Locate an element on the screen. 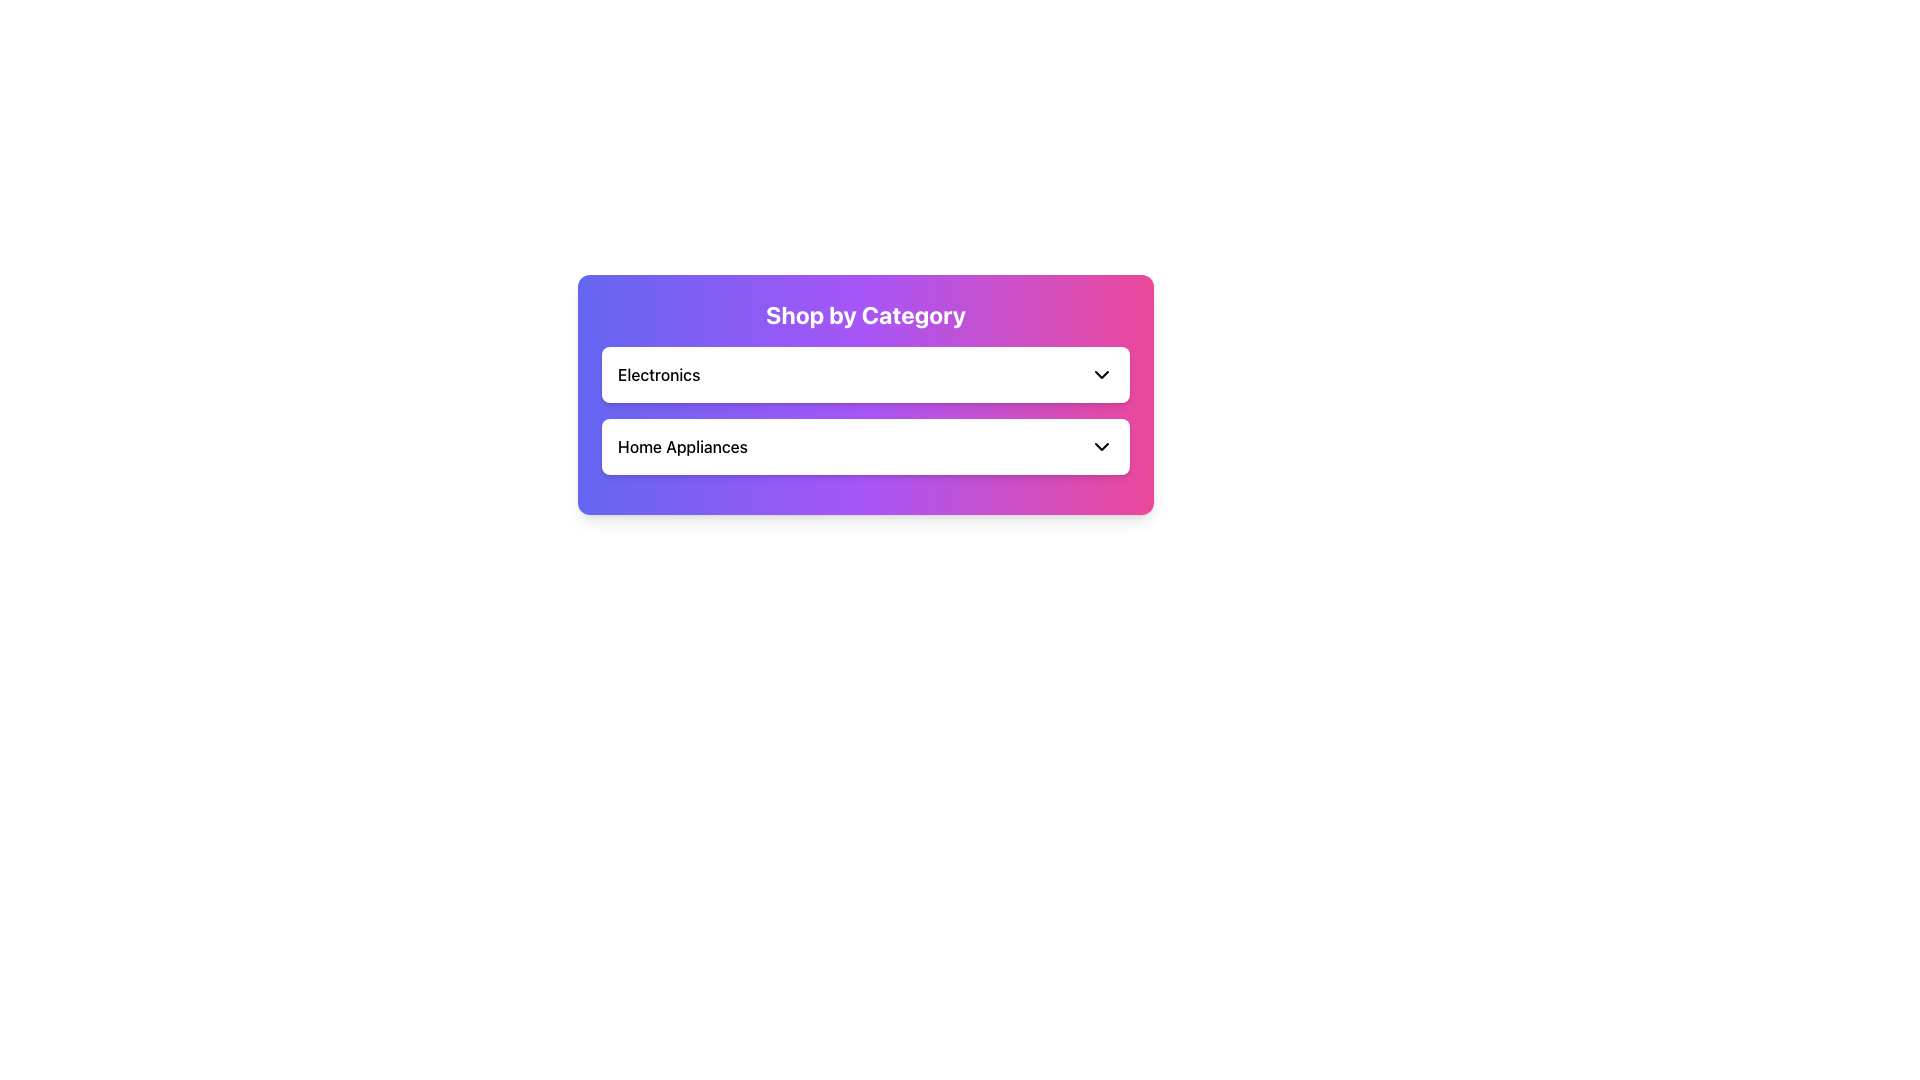  the 'Shop by Category' heading element, which is a large, bold text at the top of a gradient background panel transitioning from purple to pink is located at coordinates (865, 315).